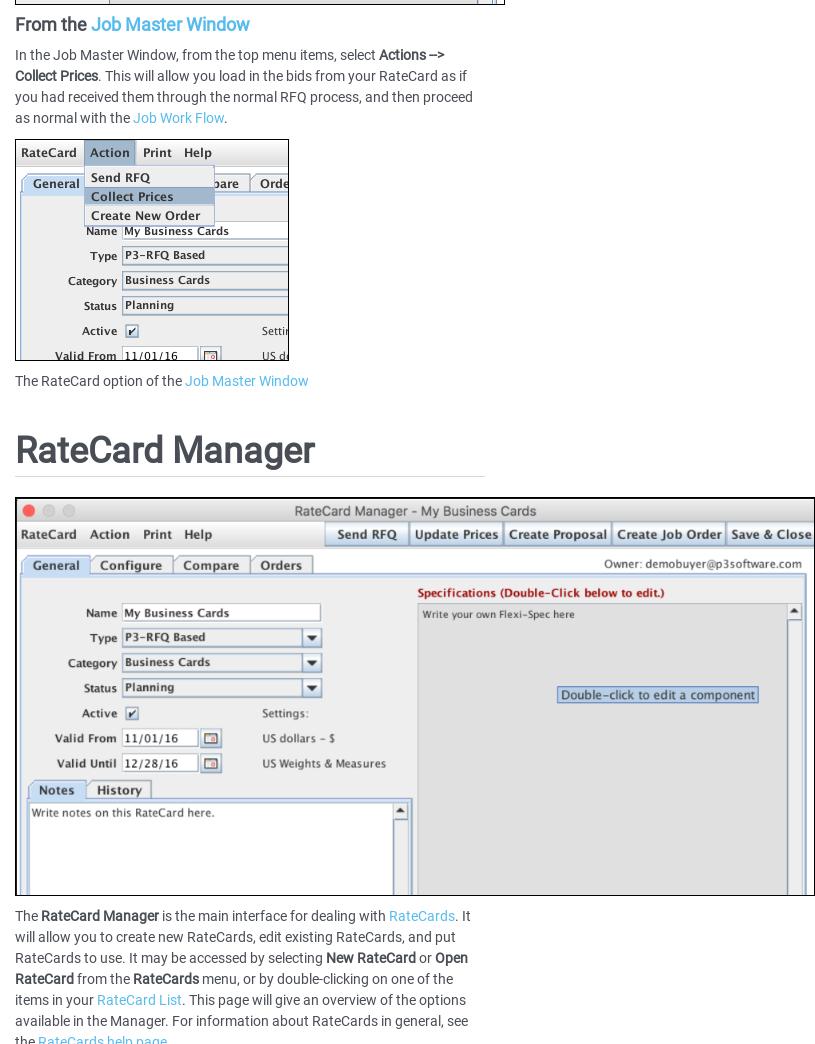  Describe the element at coordinates (244, 96) in the screenshot. I see `'. This will allow you load in the bids from your RateCard as if you had received them through the normal RFQ process, and then proceed as normal with the'` at that location.